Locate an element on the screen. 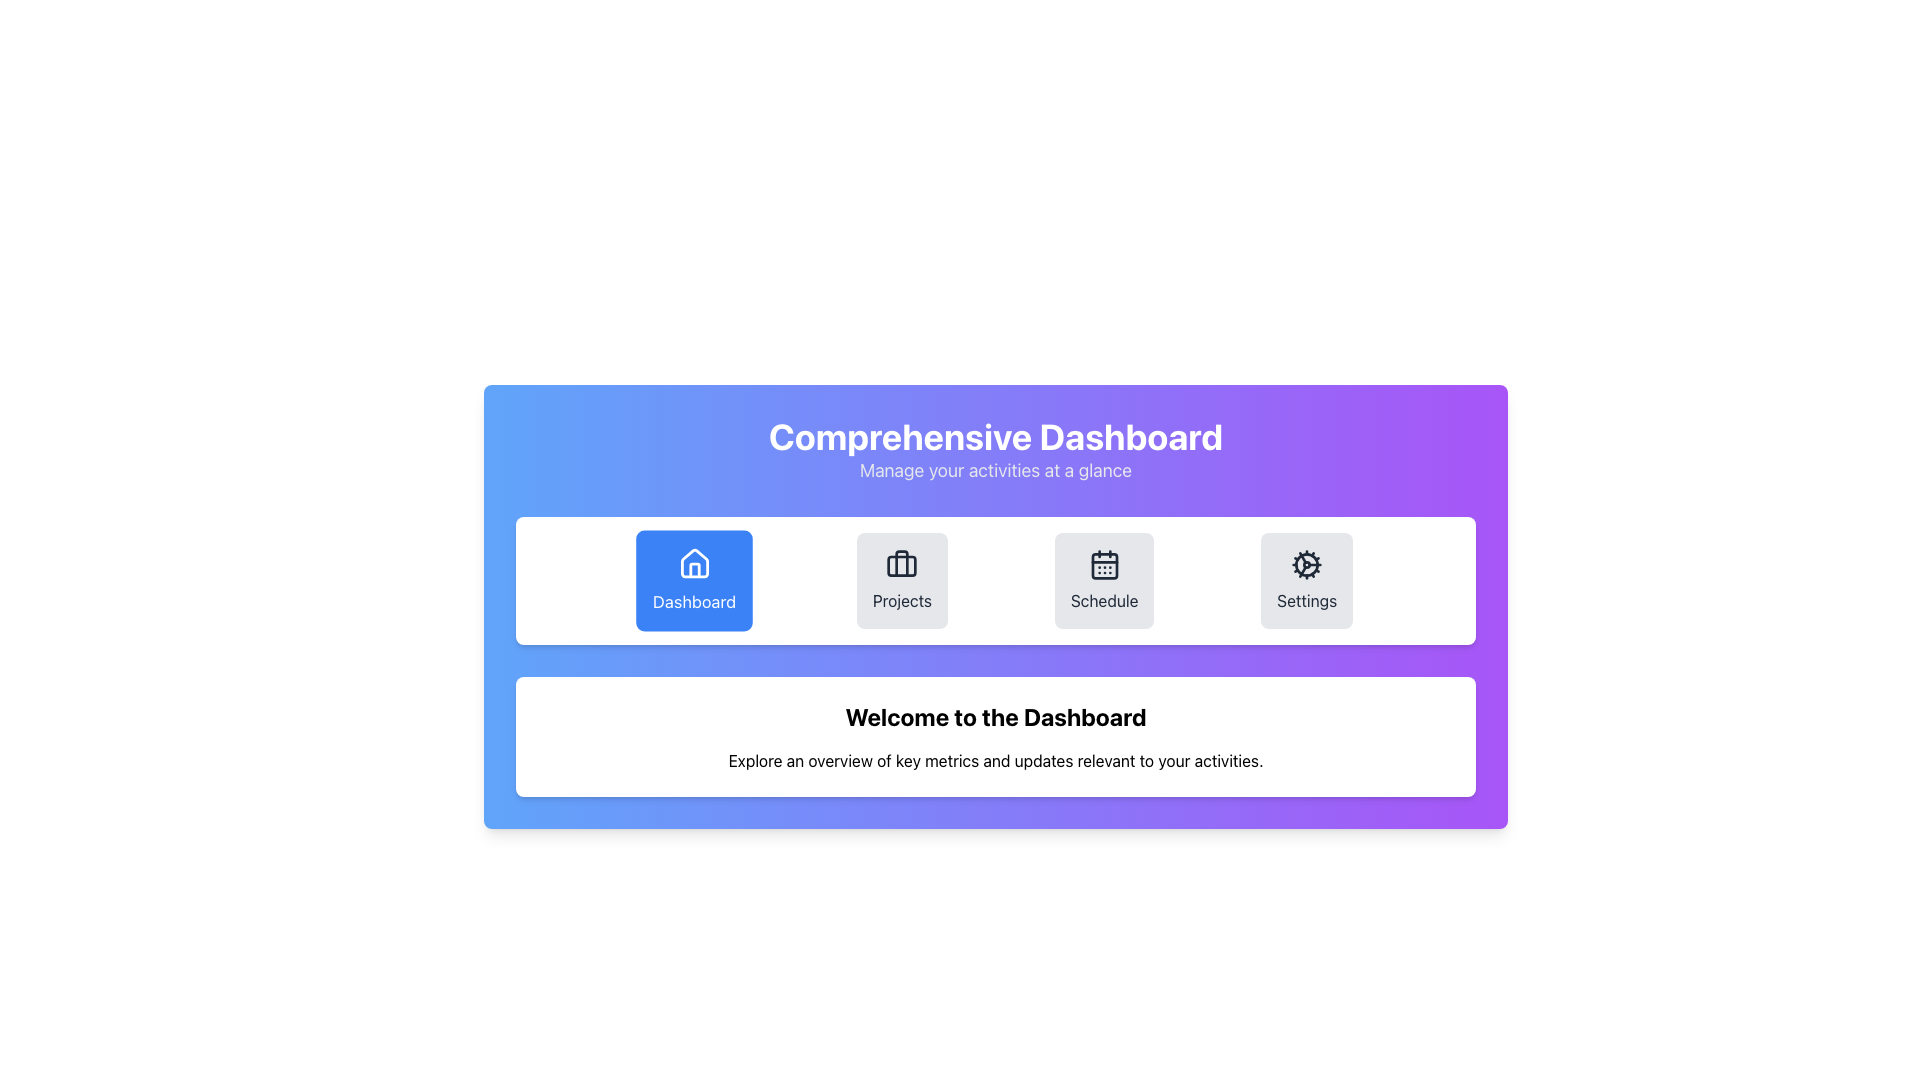 The height and width of the screenshot is (1080, 1920). the navigation button for the Dashboard section located below the heading 'Comprehensive Dashboard' is located at coordinates (694, 581).